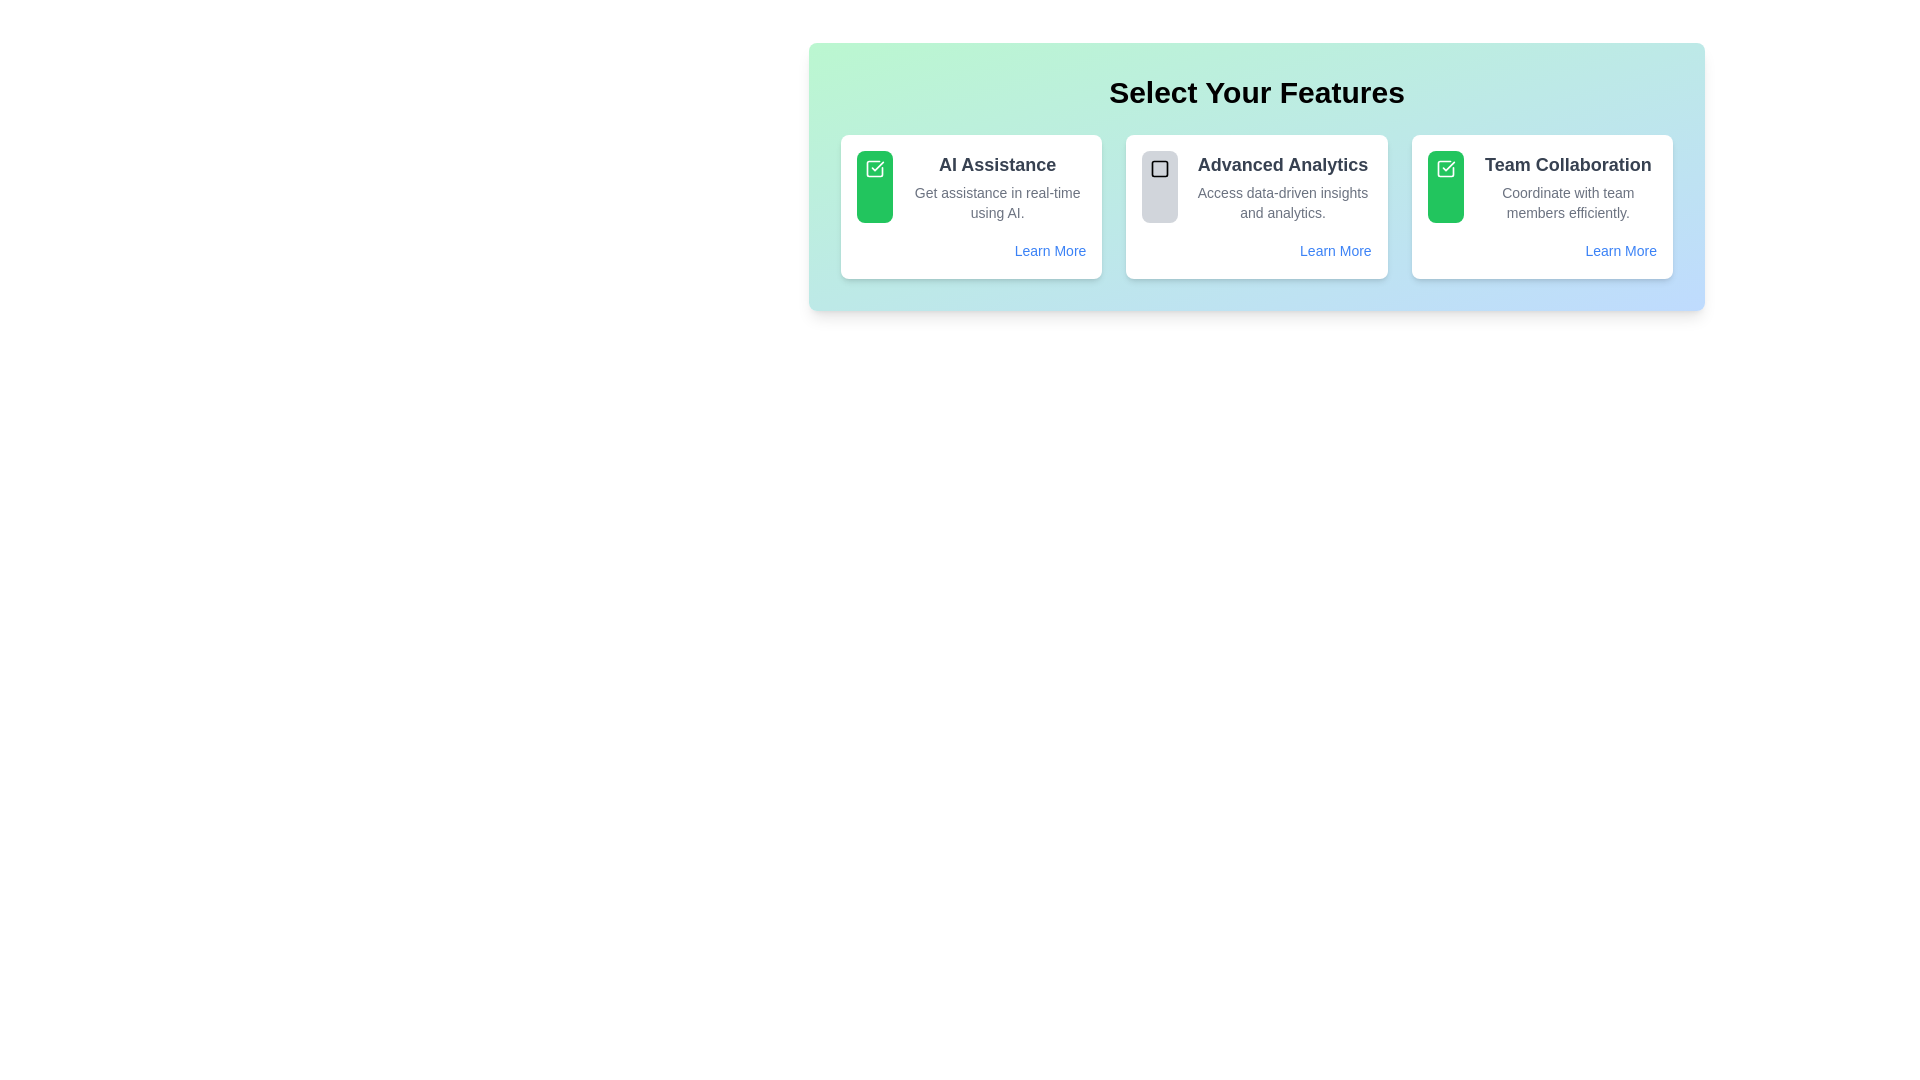 Image resolution: width=1920 pixels, height=1080 pixels. I want to click on the green rectangular Indication button with a checkmark icon, located in the upper-left quadrant of the first feature card next to the text 'AI Assistance', so click(874, 186).